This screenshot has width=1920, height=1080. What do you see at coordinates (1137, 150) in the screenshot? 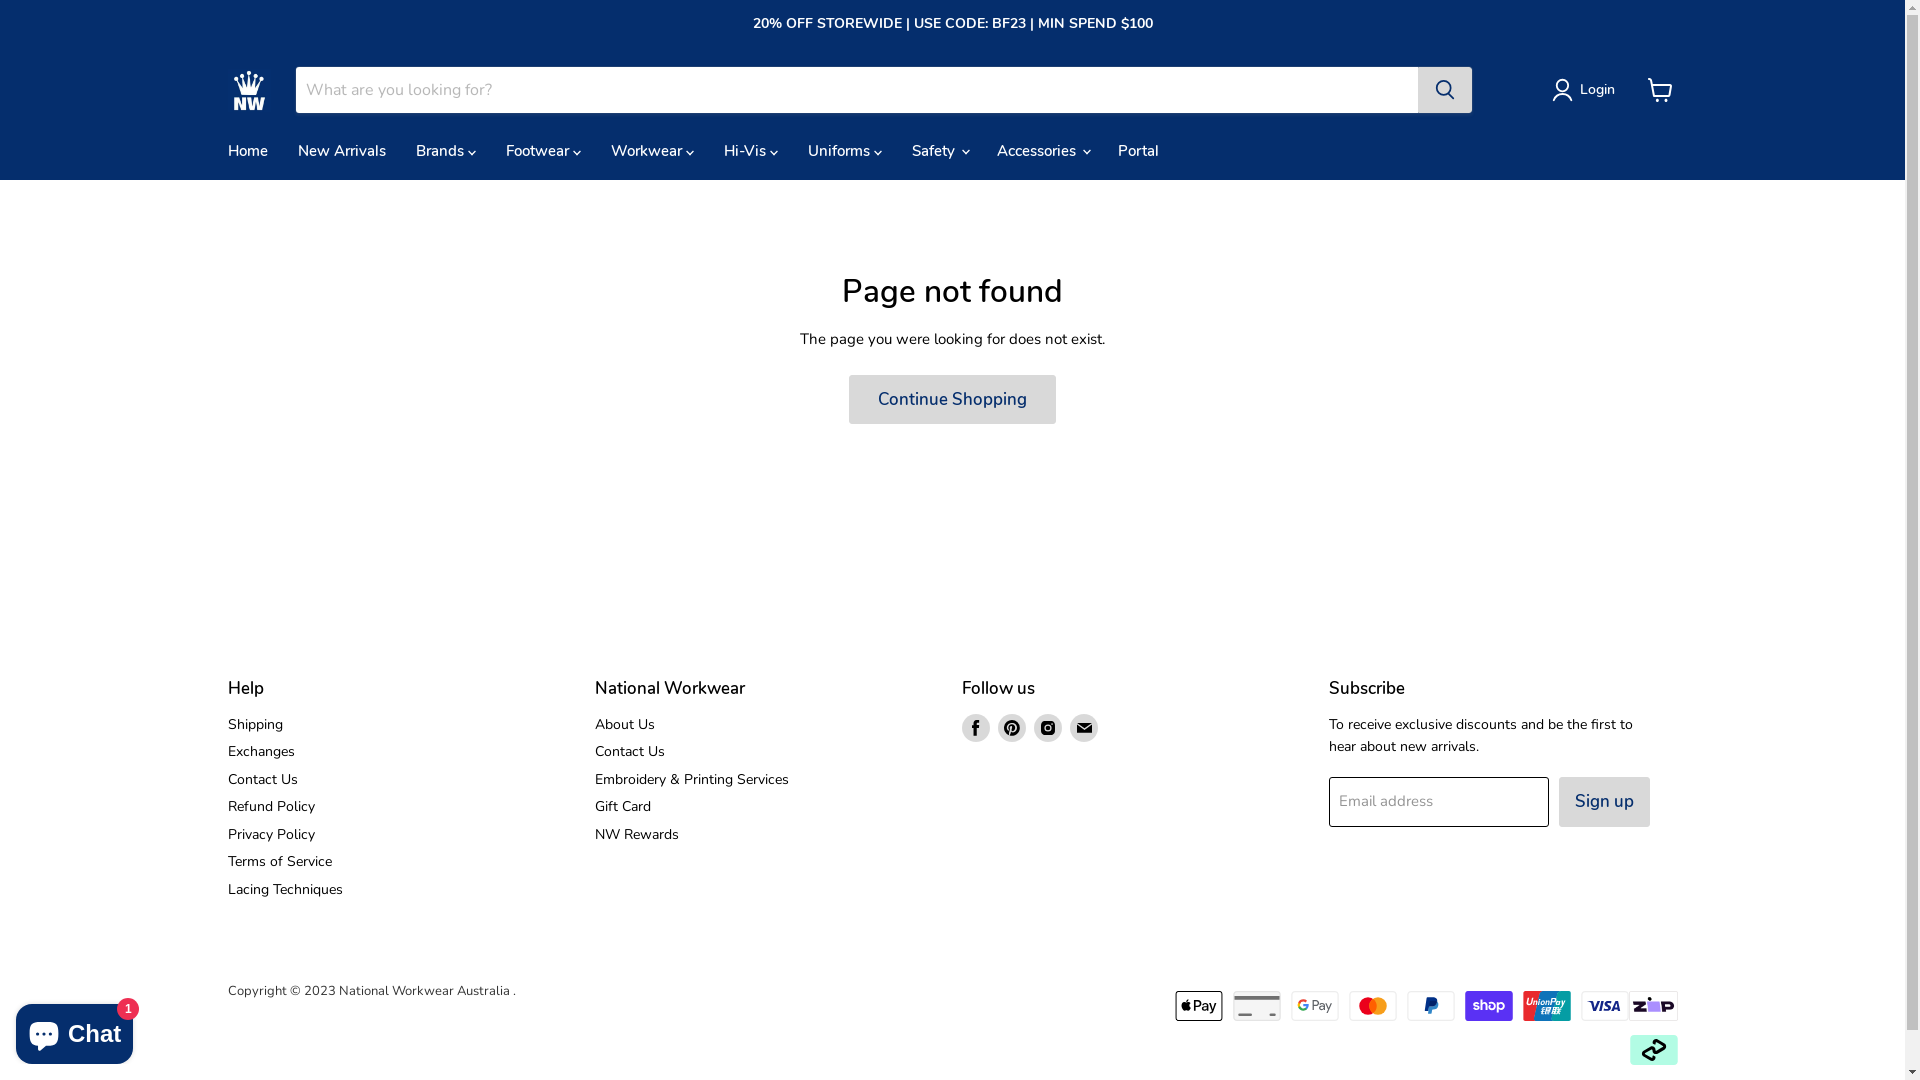
I see `'Portal'` at bounding box center [1137, 150].